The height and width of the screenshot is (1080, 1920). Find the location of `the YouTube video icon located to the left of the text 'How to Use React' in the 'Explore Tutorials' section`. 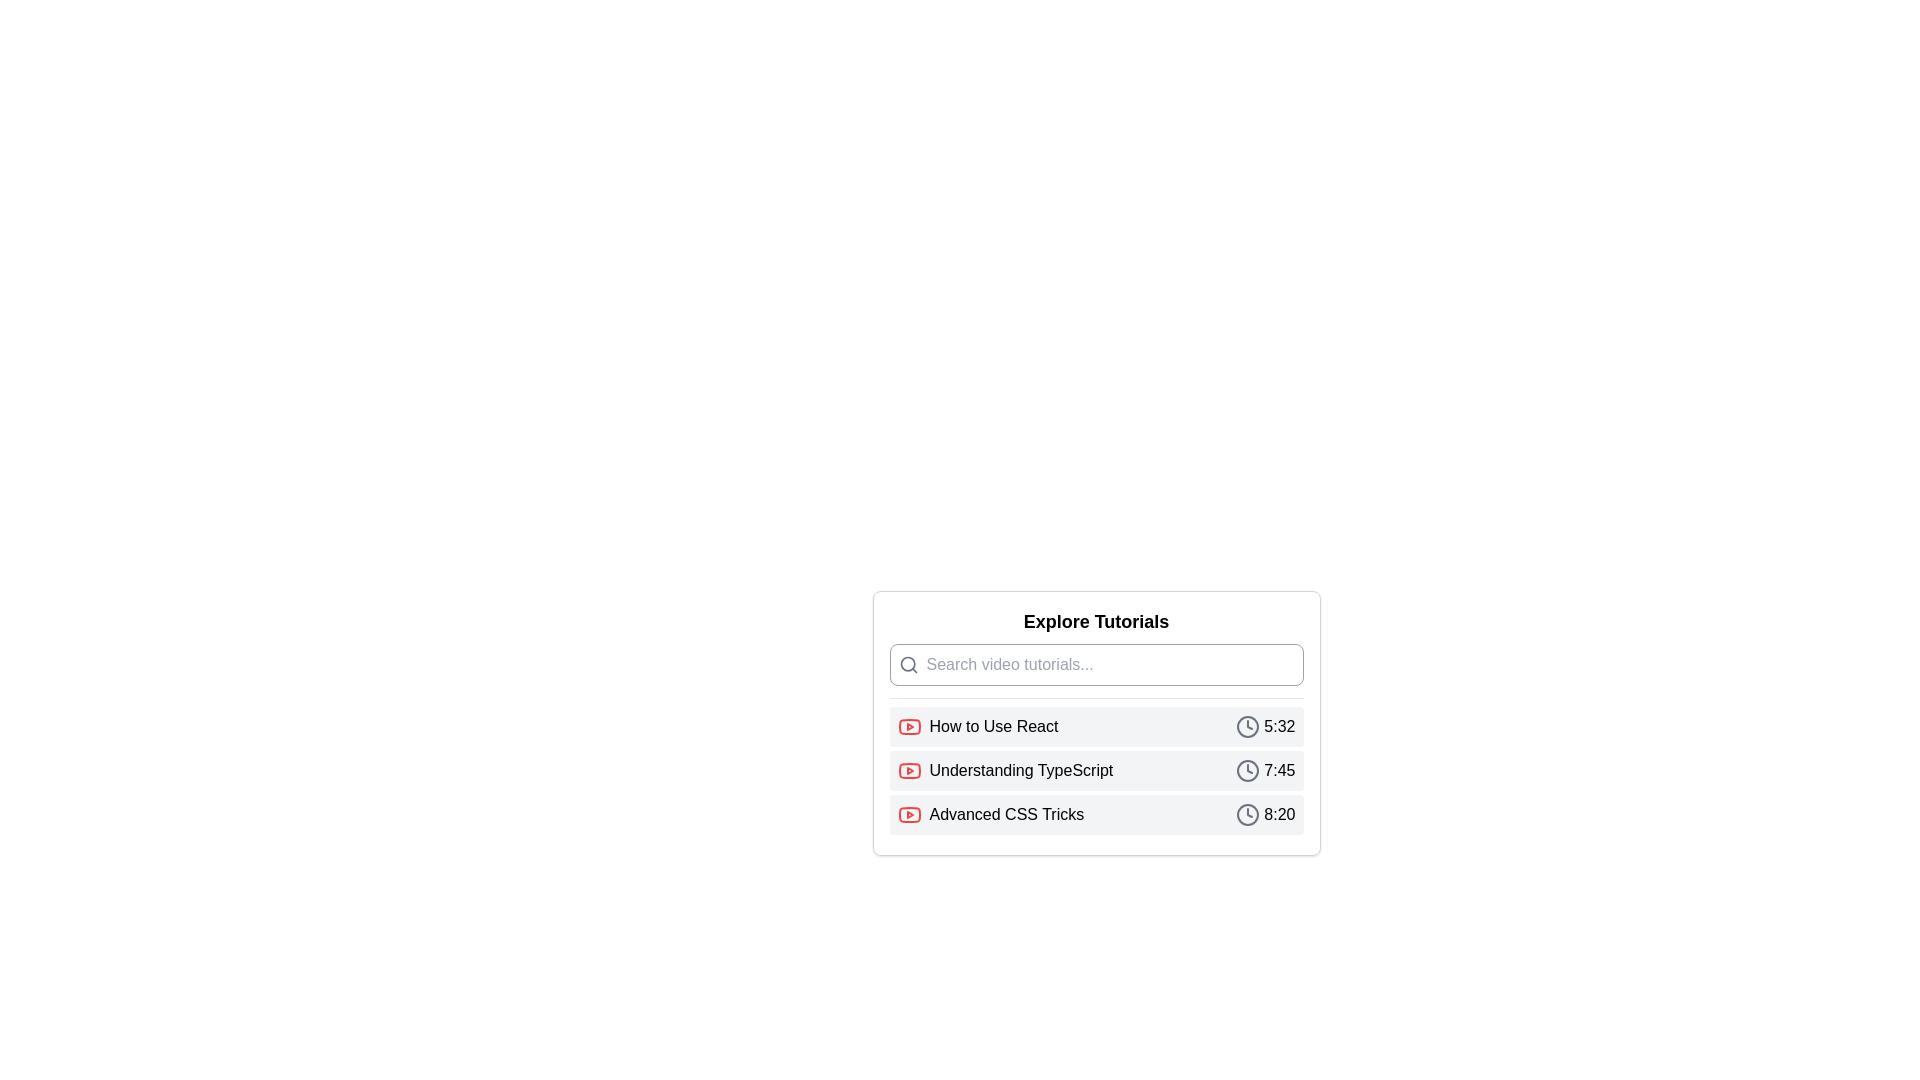

the YouTube video icon located to the left of the text 'How to Use React' in the 'Explore Tutorials' section is located at coordinates (908, 726).